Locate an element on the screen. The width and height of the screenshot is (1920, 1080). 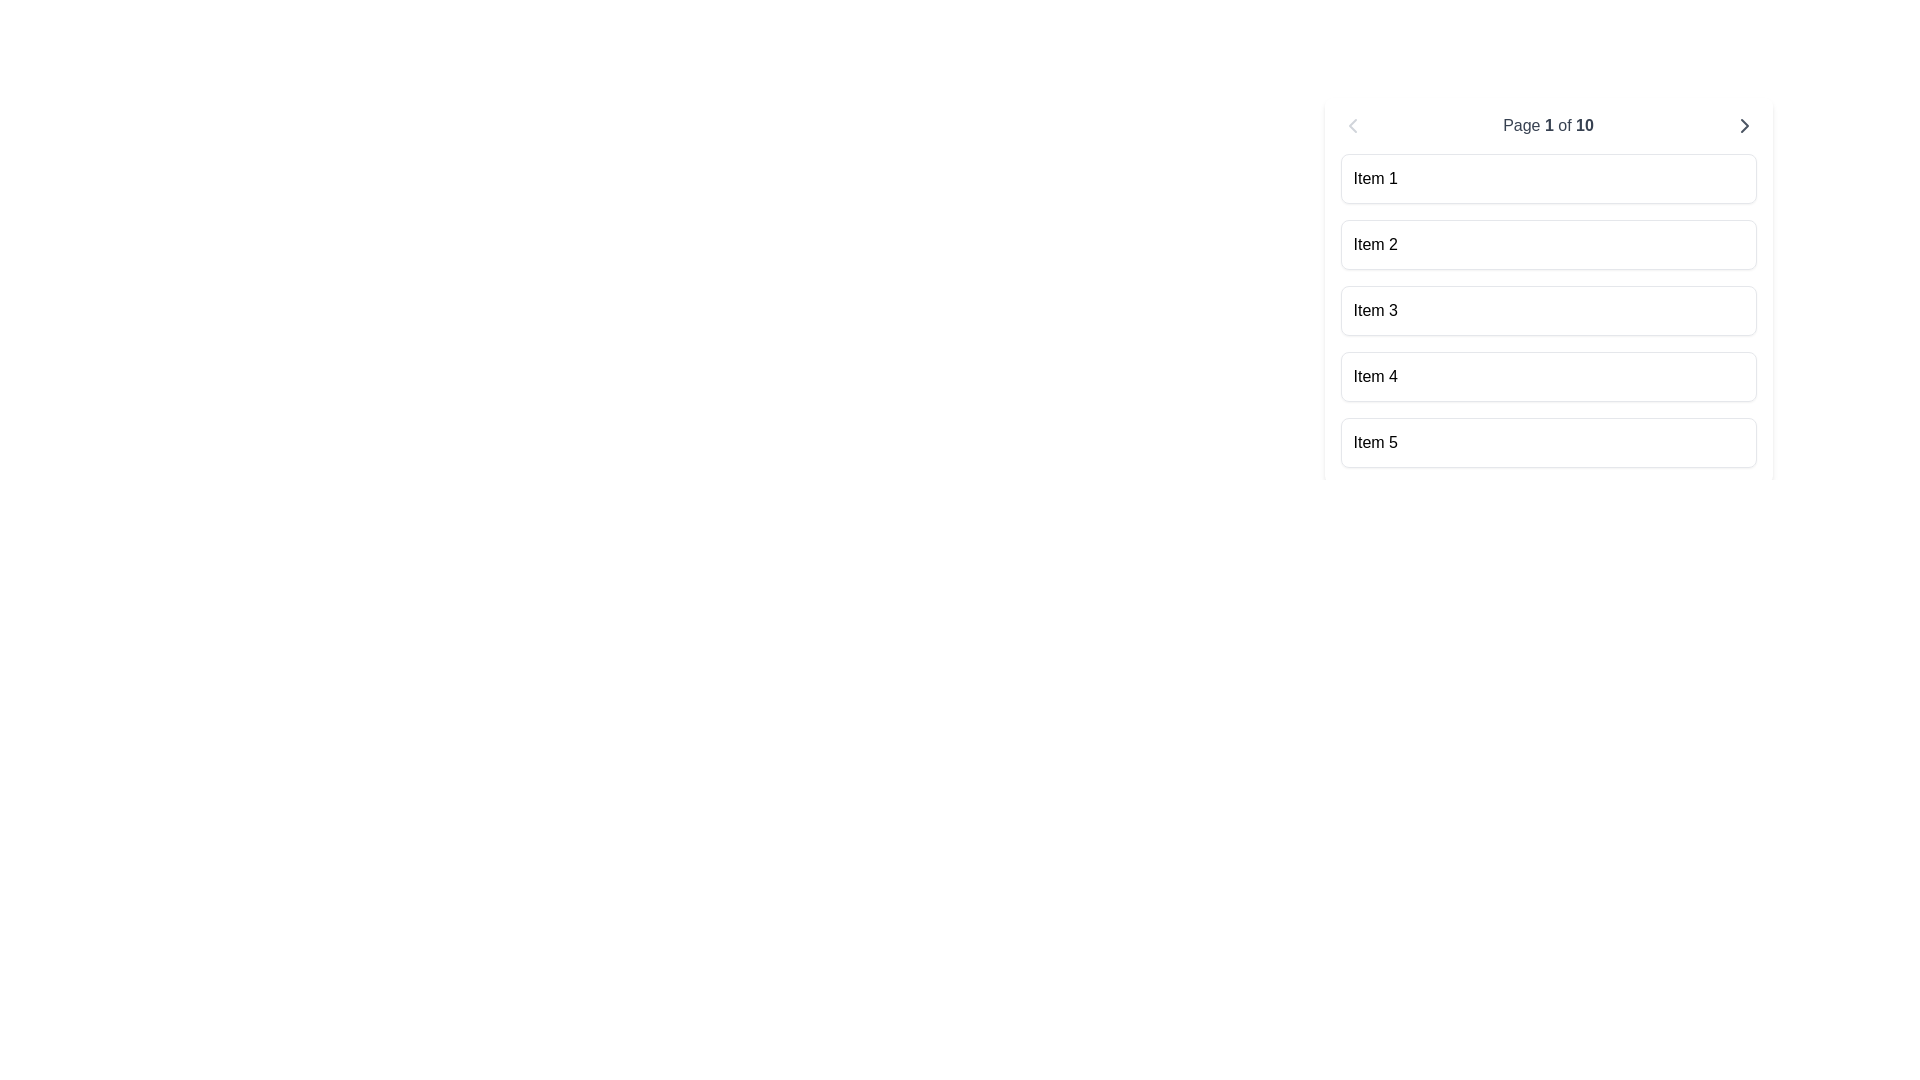
the list item labeled 'Item 1' located at the topmost position in a vertically stacked list on the central-right part of the interface is located at coordinates (1547, 177).